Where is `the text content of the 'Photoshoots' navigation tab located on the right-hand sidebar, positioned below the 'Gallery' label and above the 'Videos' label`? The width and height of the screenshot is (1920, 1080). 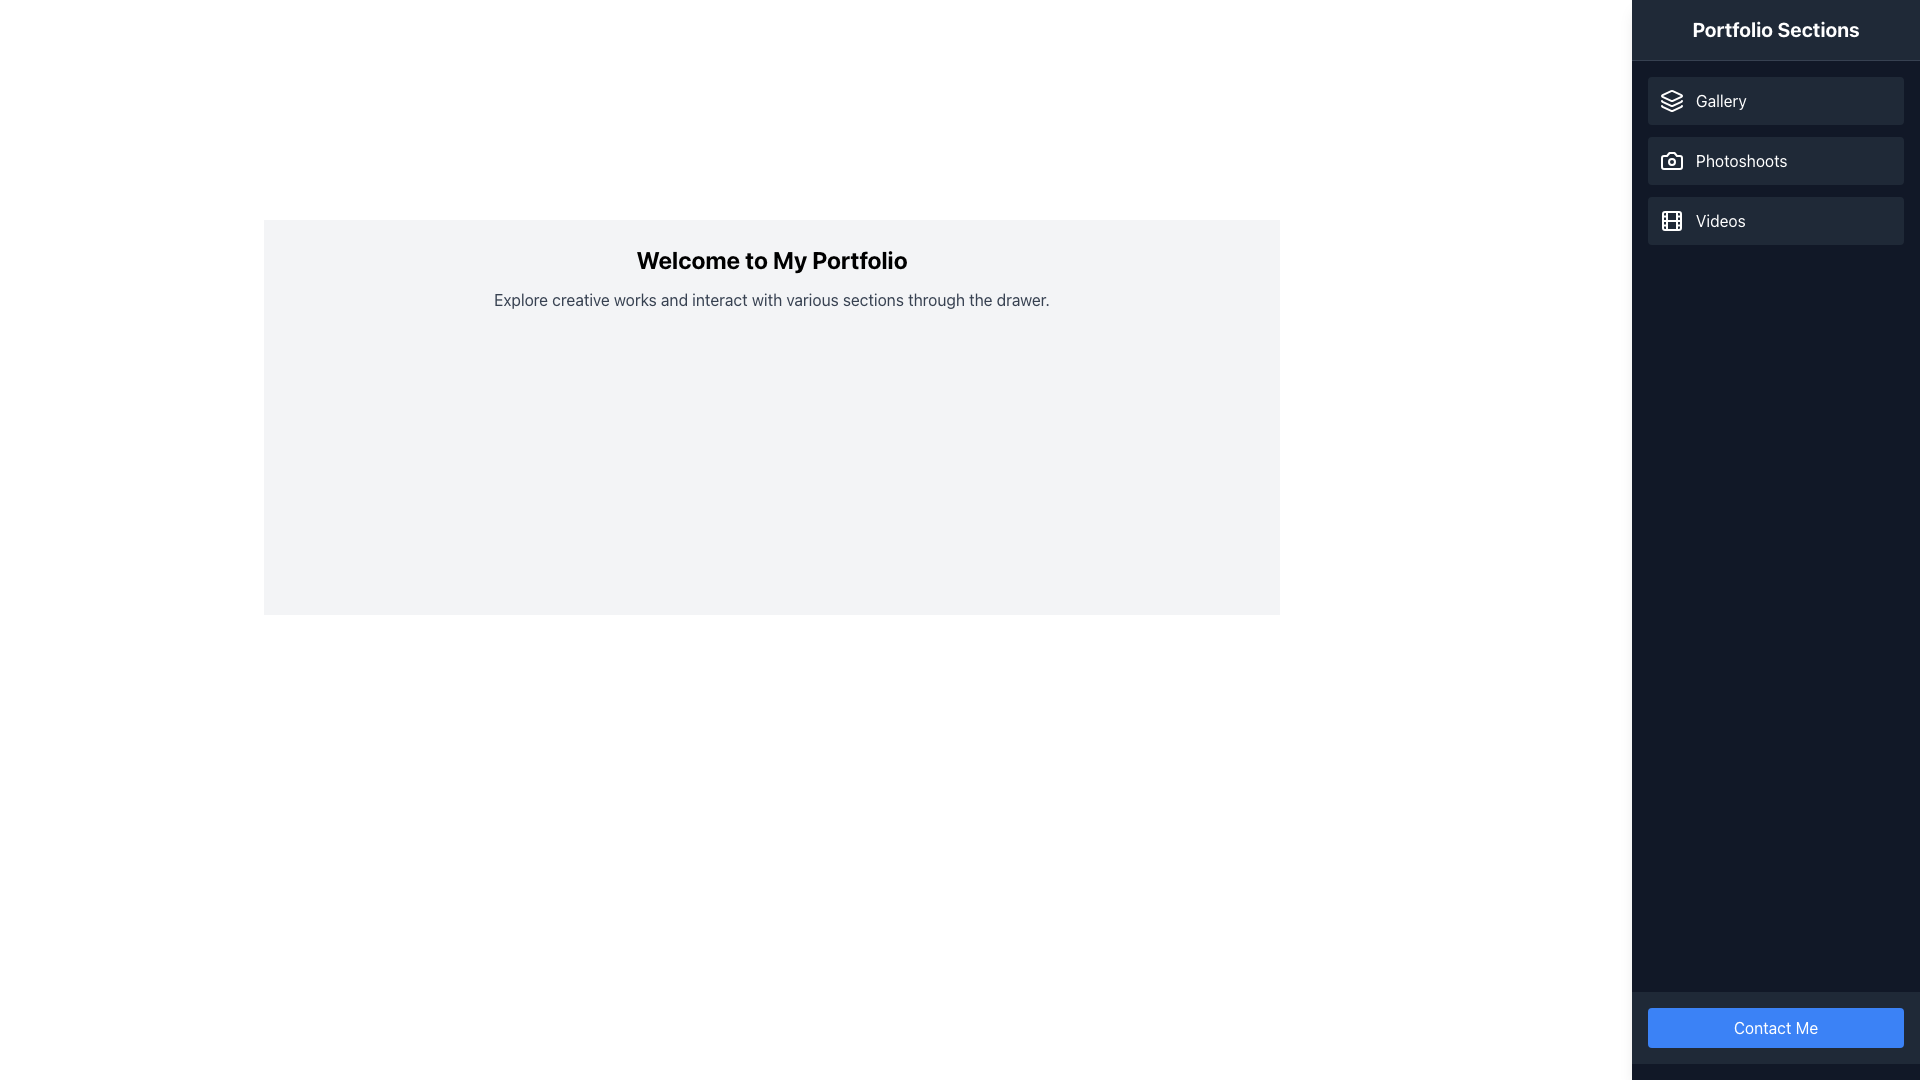
the text content of the 'Photoshoots' navigation tab located on the right-hand sidebar, positioned below the 'Gallery' label and above the 'Videos' label is located at coordinates (1740, 160).